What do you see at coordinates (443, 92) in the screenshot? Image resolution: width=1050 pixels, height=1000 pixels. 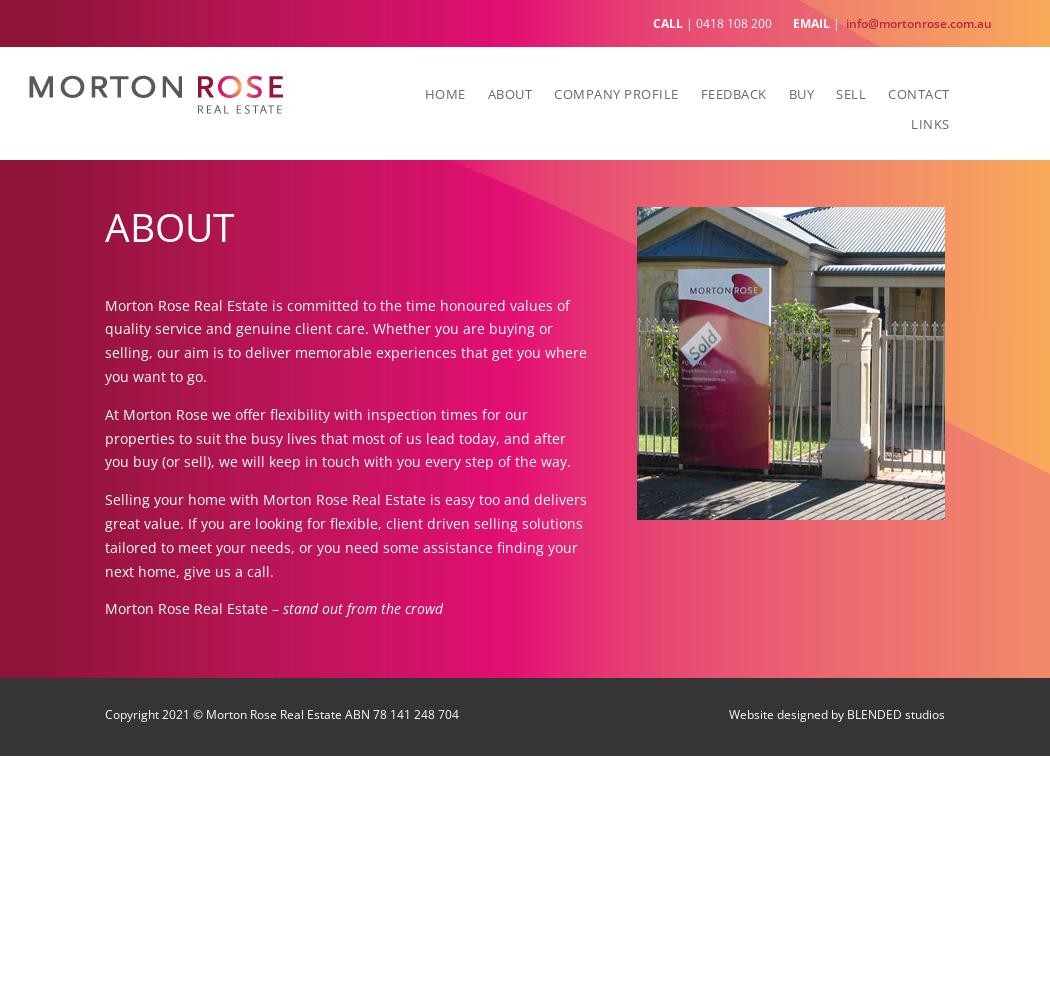 I see `'HOME'` at bounding box center [443, 92].